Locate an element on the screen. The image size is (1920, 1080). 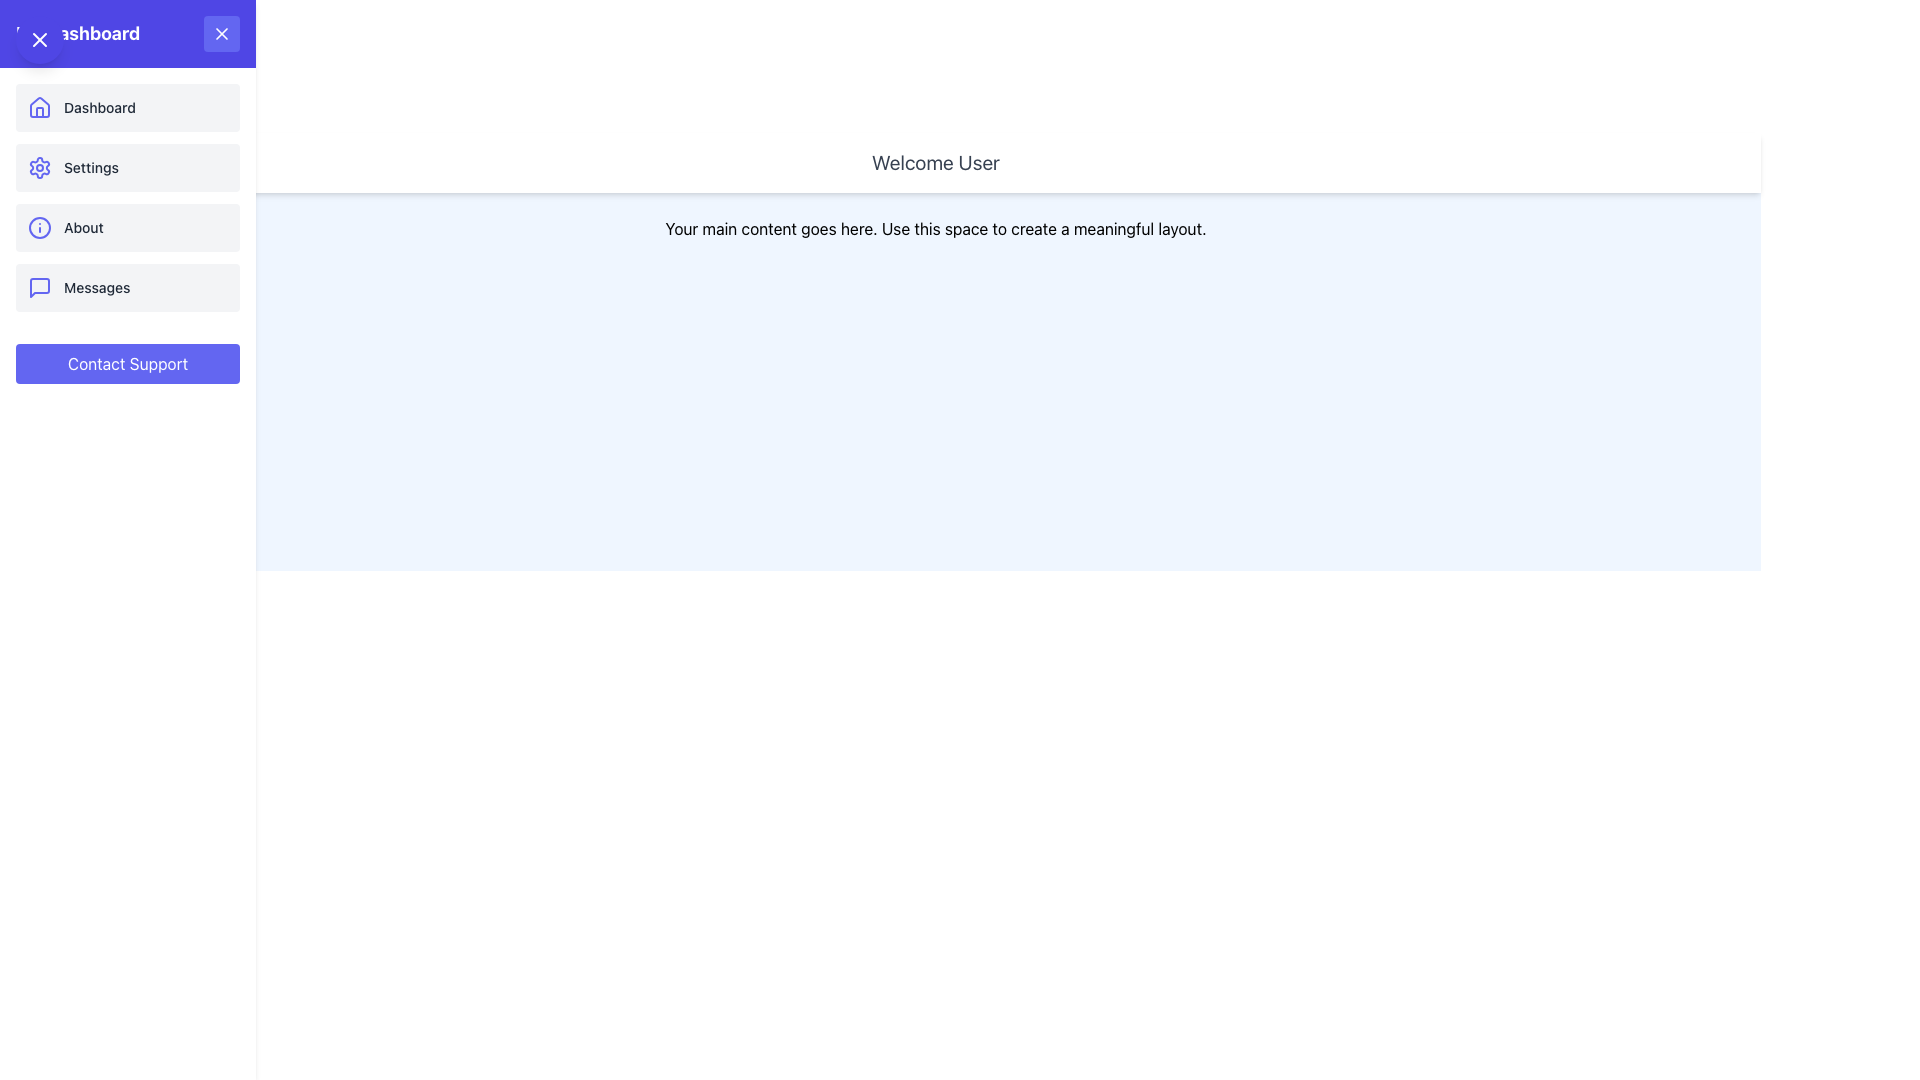
the 'Messages' Navigation Button located in the left sidebar, which is the fourth item in the vertical list, to change its background and text color is located at coordinates (127, 288).